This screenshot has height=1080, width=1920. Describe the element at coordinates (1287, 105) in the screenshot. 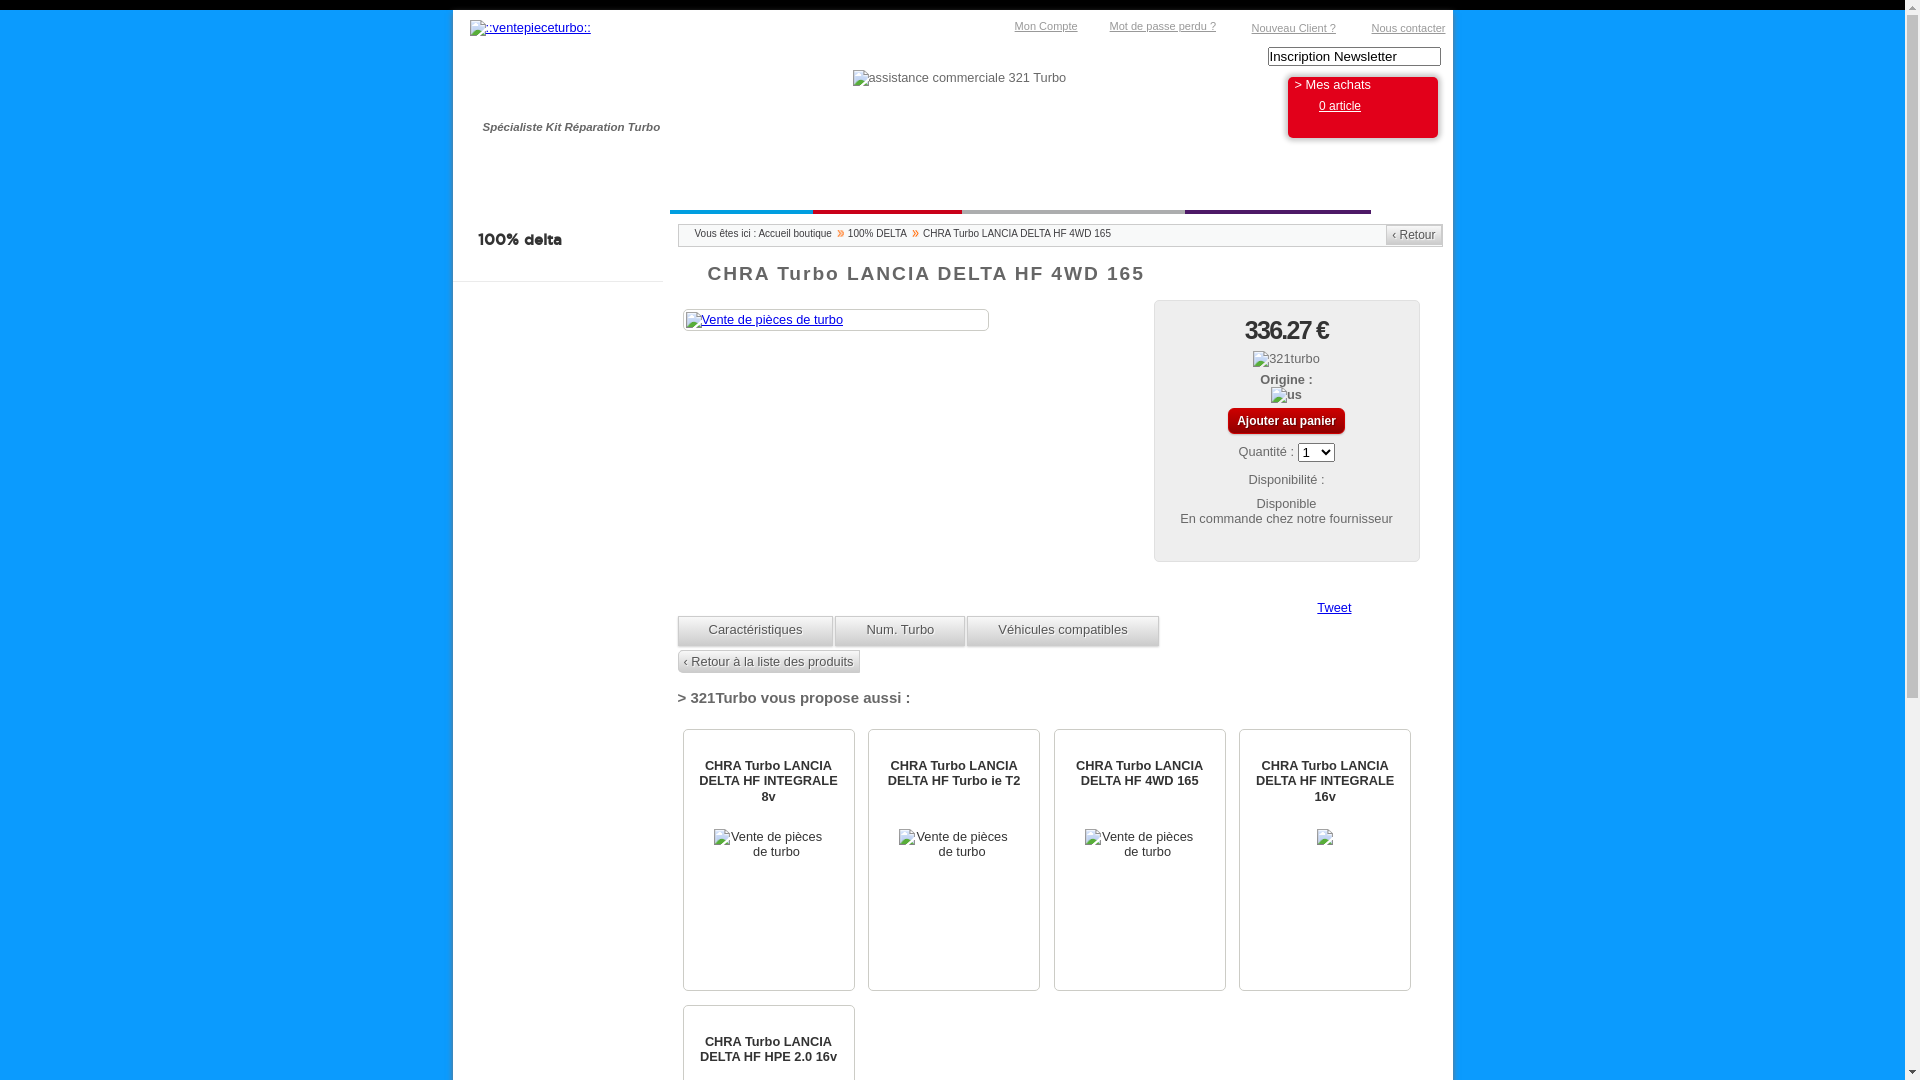

I see `'0 article'` at that location.